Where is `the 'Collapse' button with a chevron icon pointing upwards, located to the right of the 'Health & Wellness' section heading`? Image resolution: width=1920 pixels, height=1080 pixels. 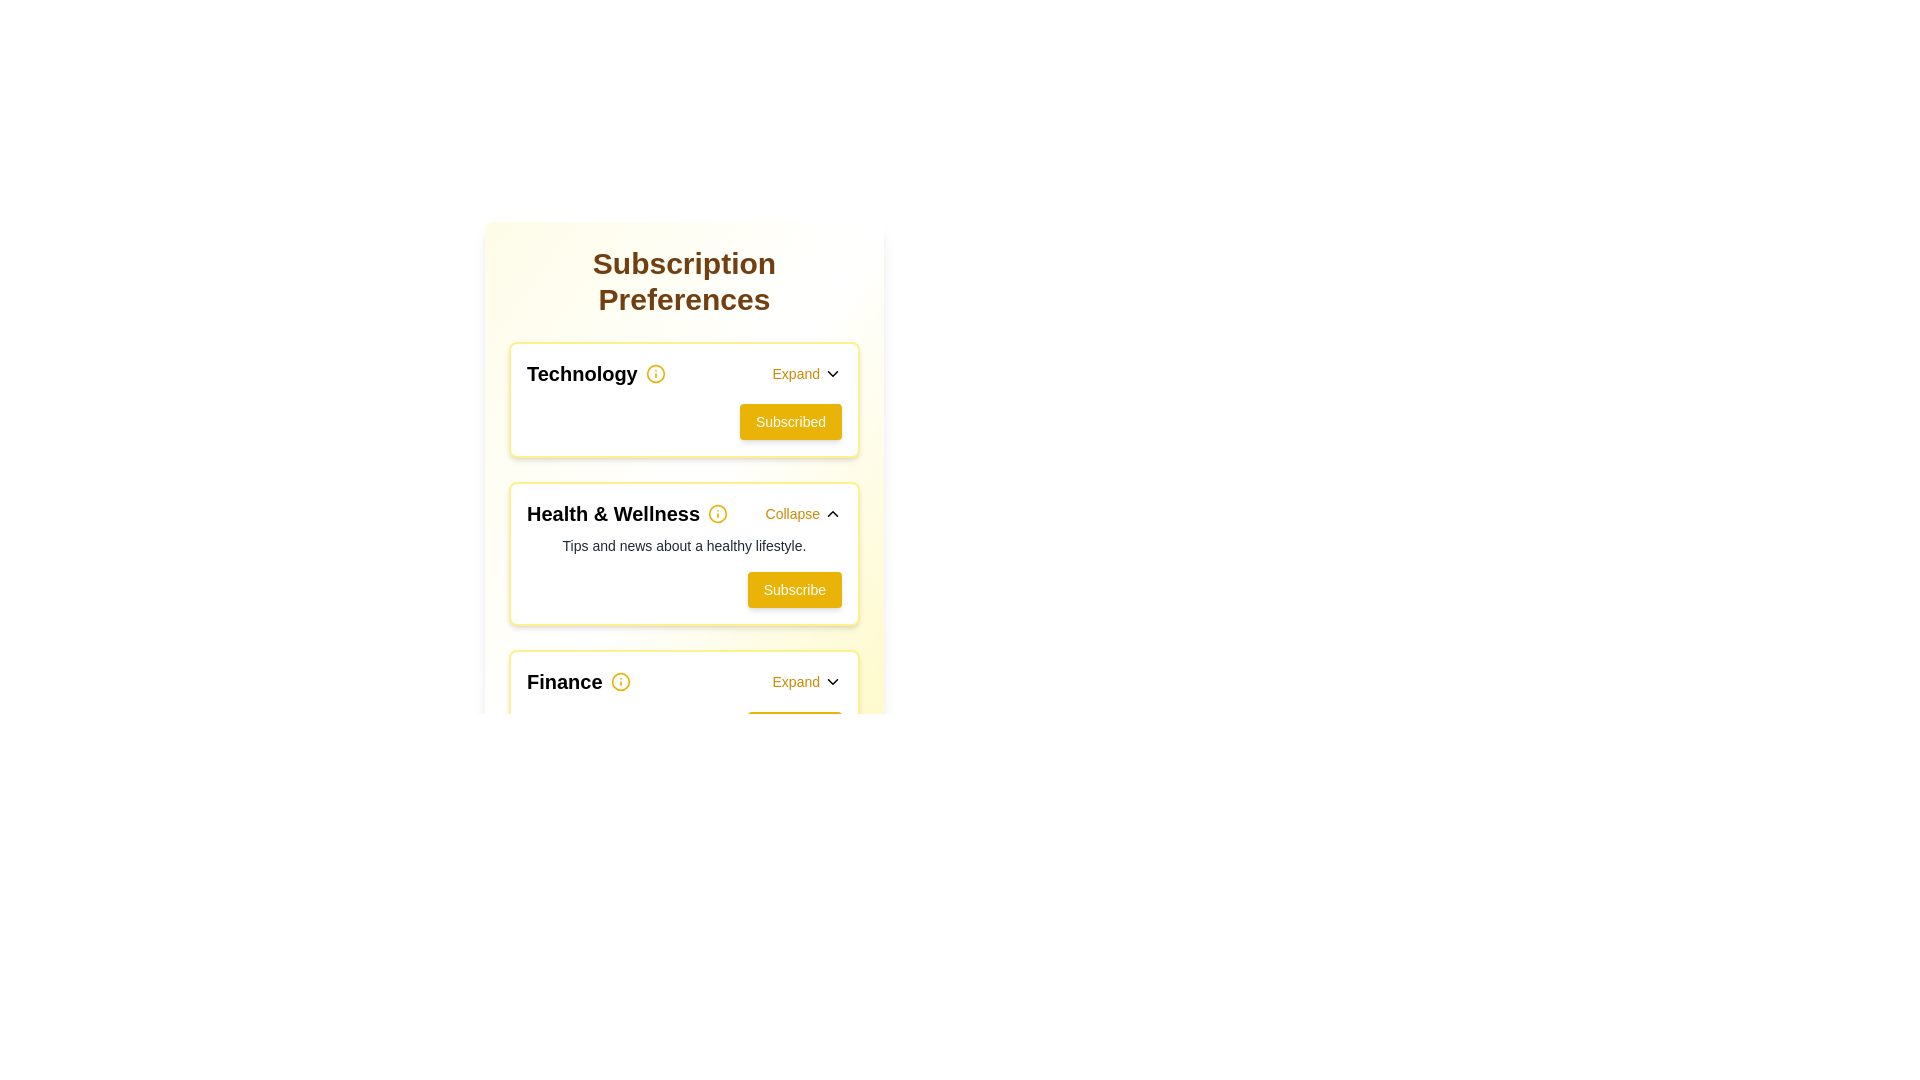 the 'Collapse' button with a chevron icon pointing upwards, located to the right of the 'Health & Wellness' section heading is located at coordinates (803, 512).